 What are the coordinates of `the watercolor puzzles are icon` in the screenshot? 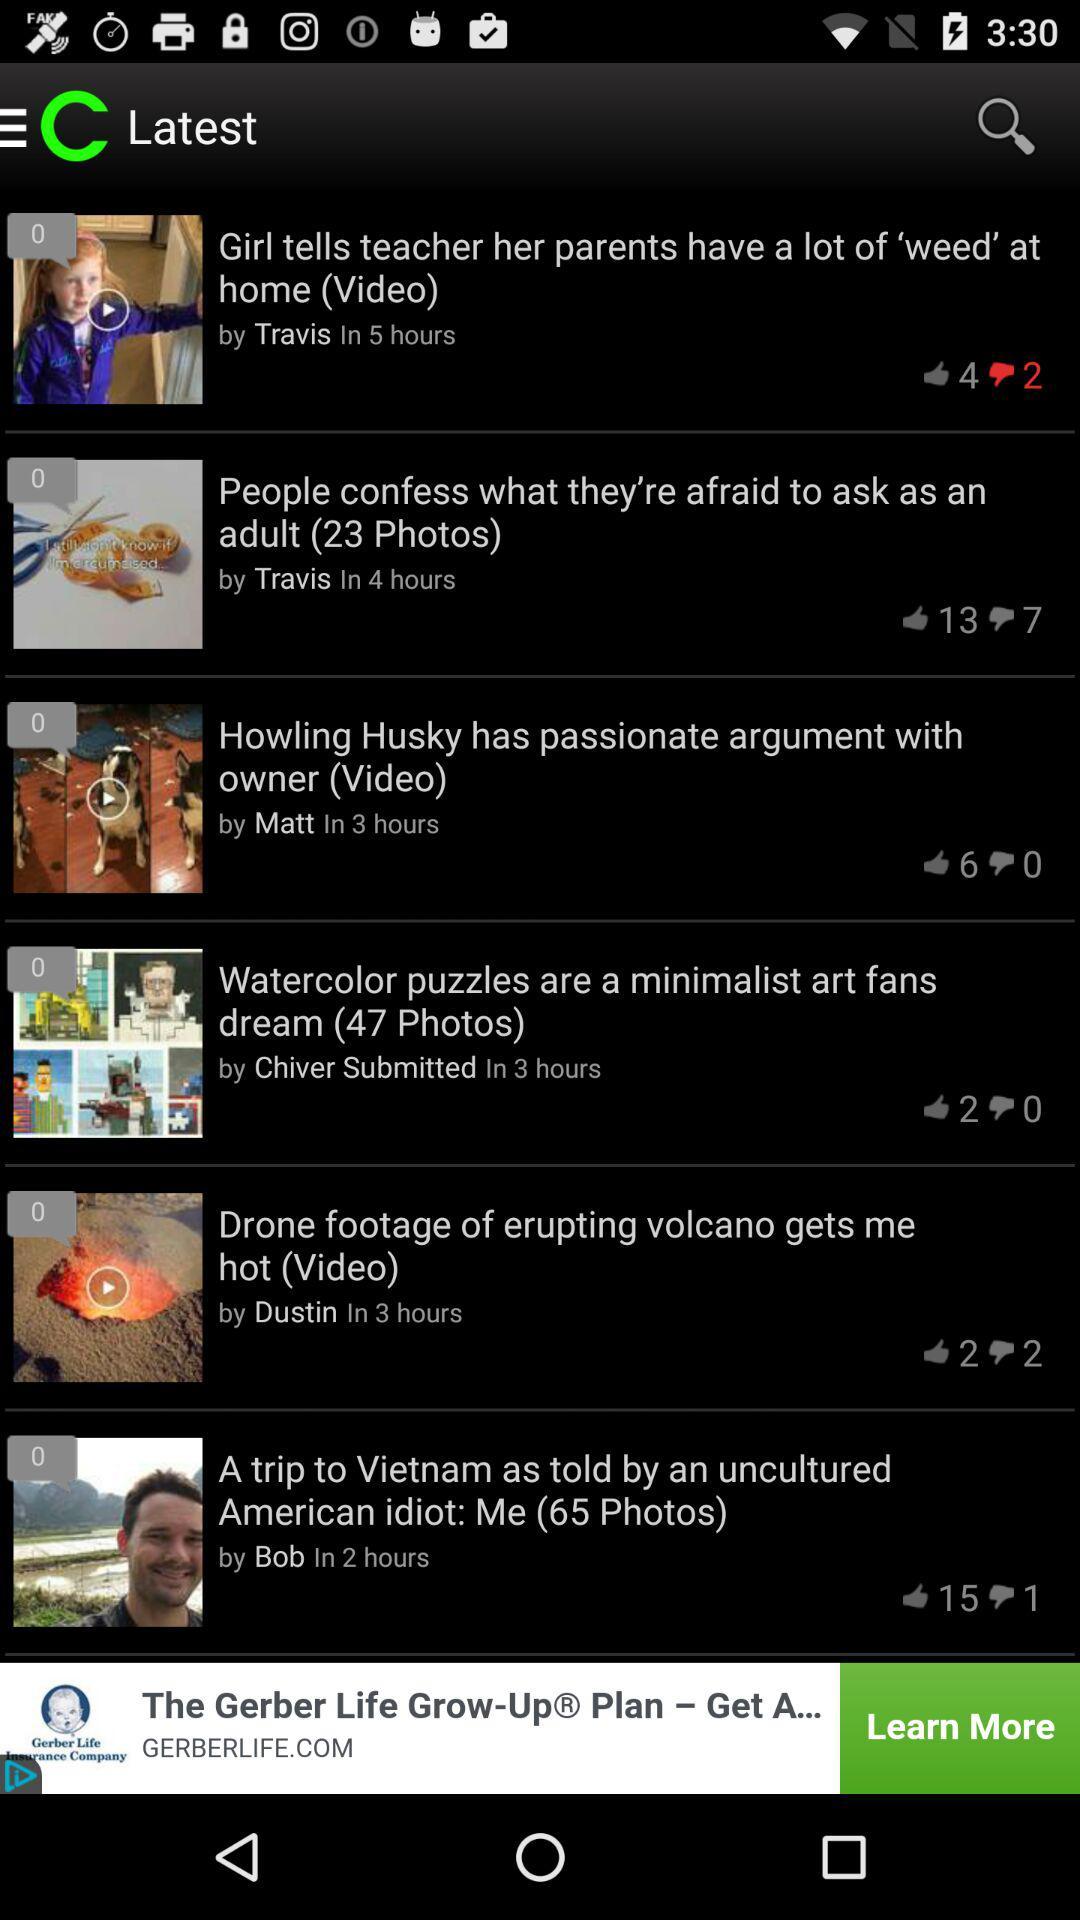 It's located at (630, 1000).